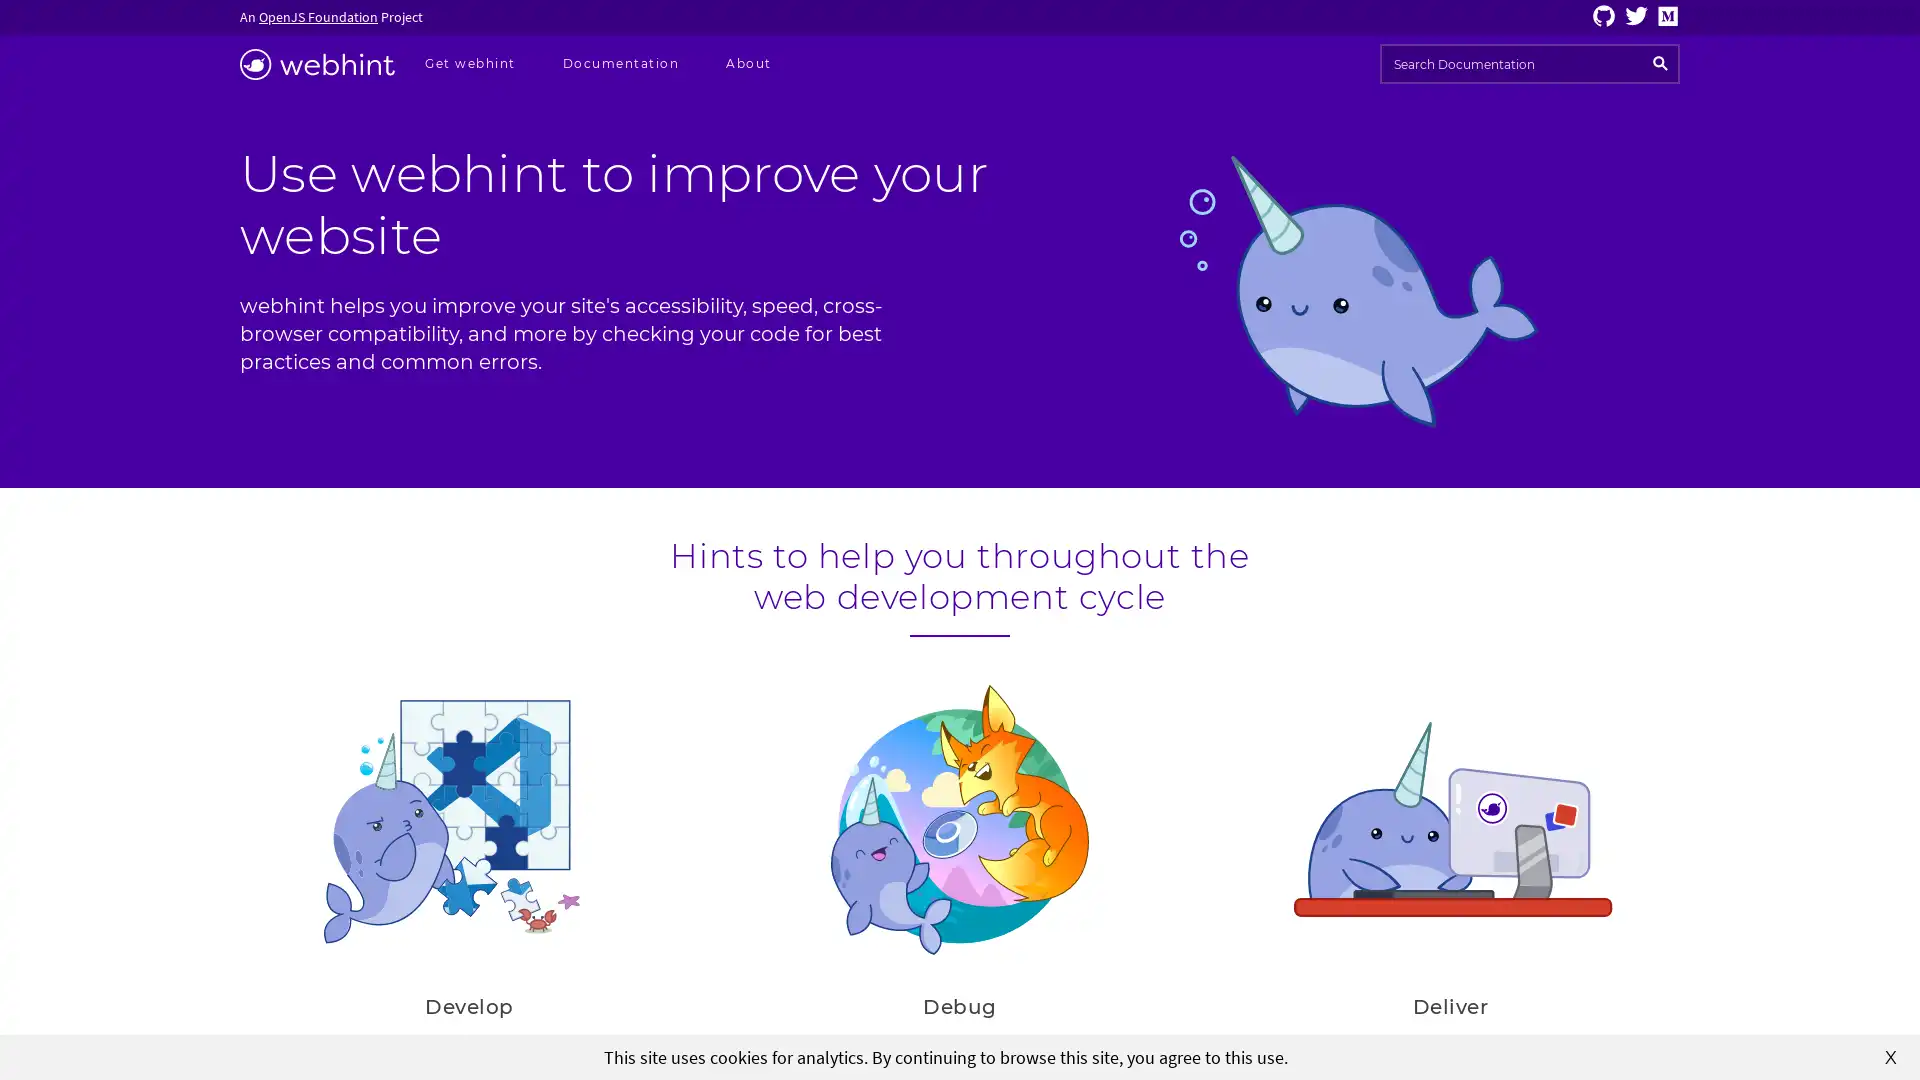  I want to click on close, so click(1890, 1055).